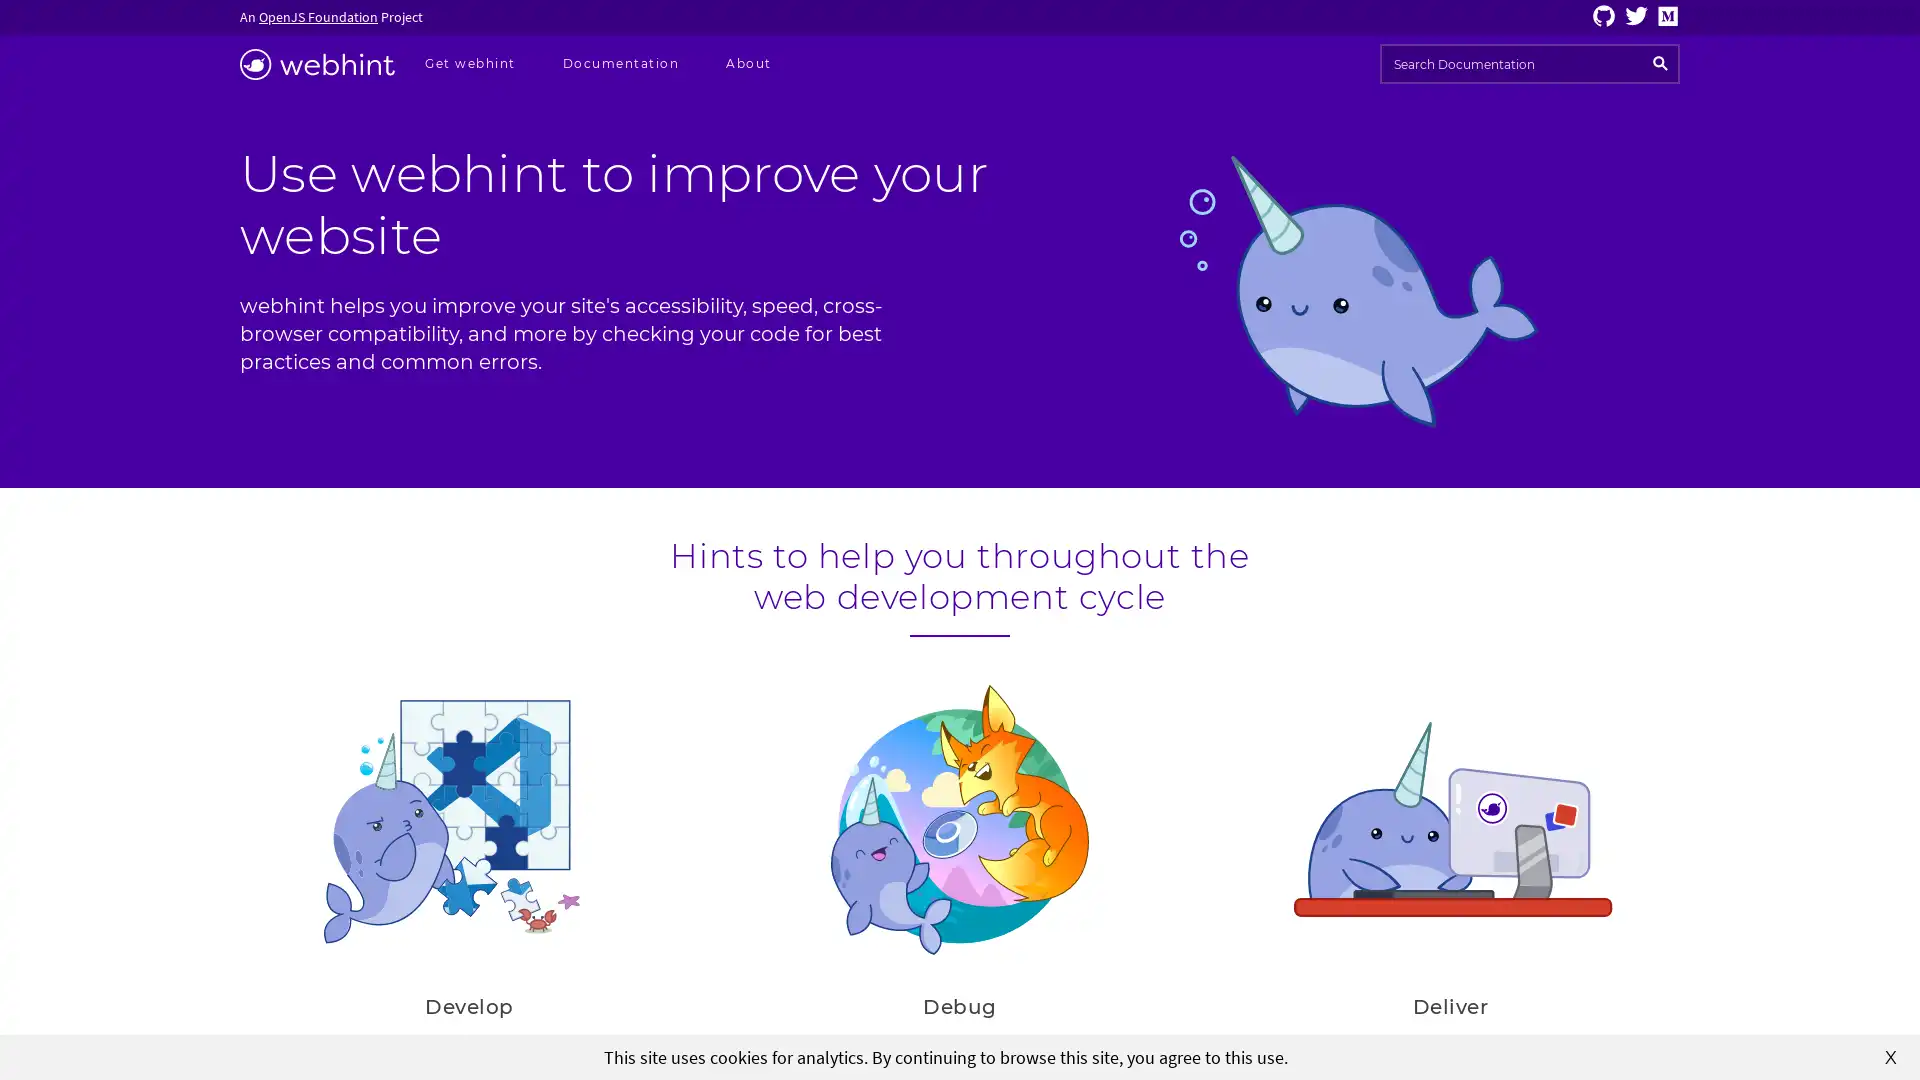  I want to click on close, so click(1890, 1055).